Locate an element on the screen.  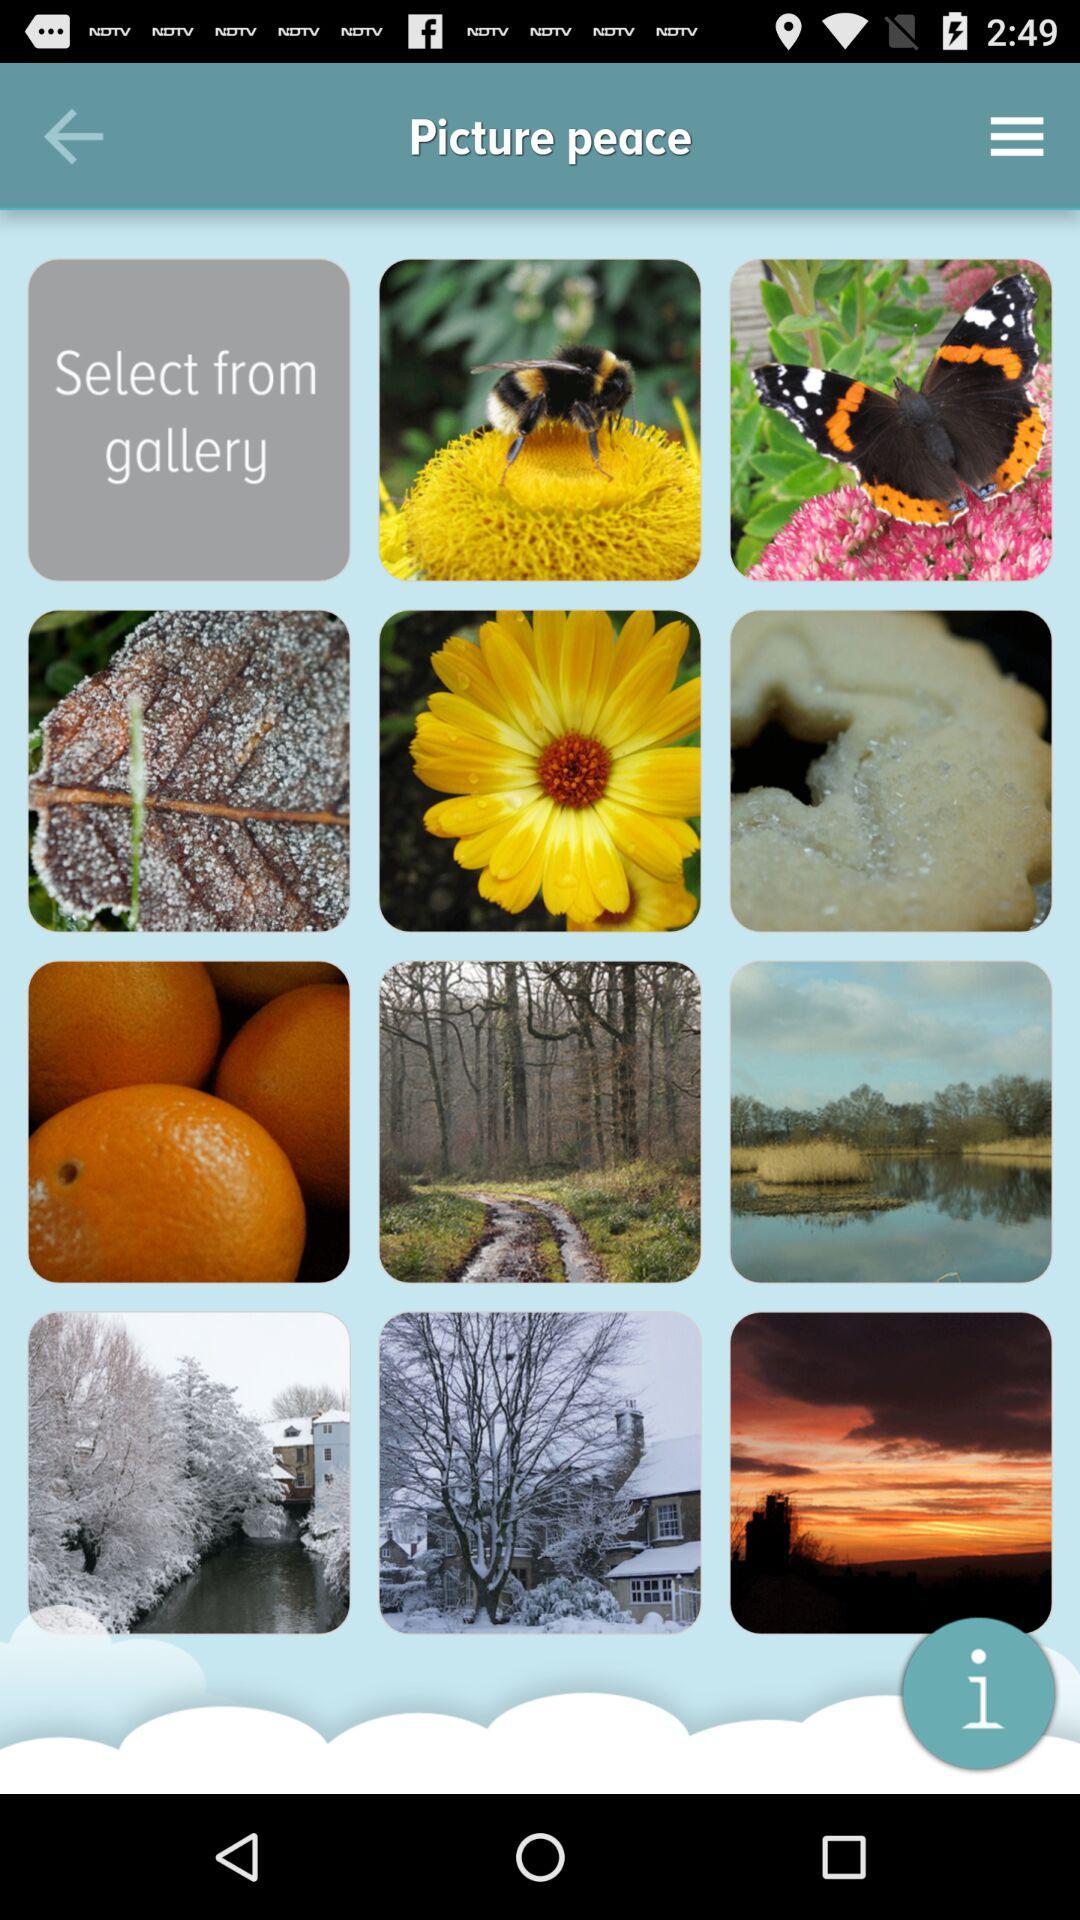
floresta is located at coordinates (540, 1122).